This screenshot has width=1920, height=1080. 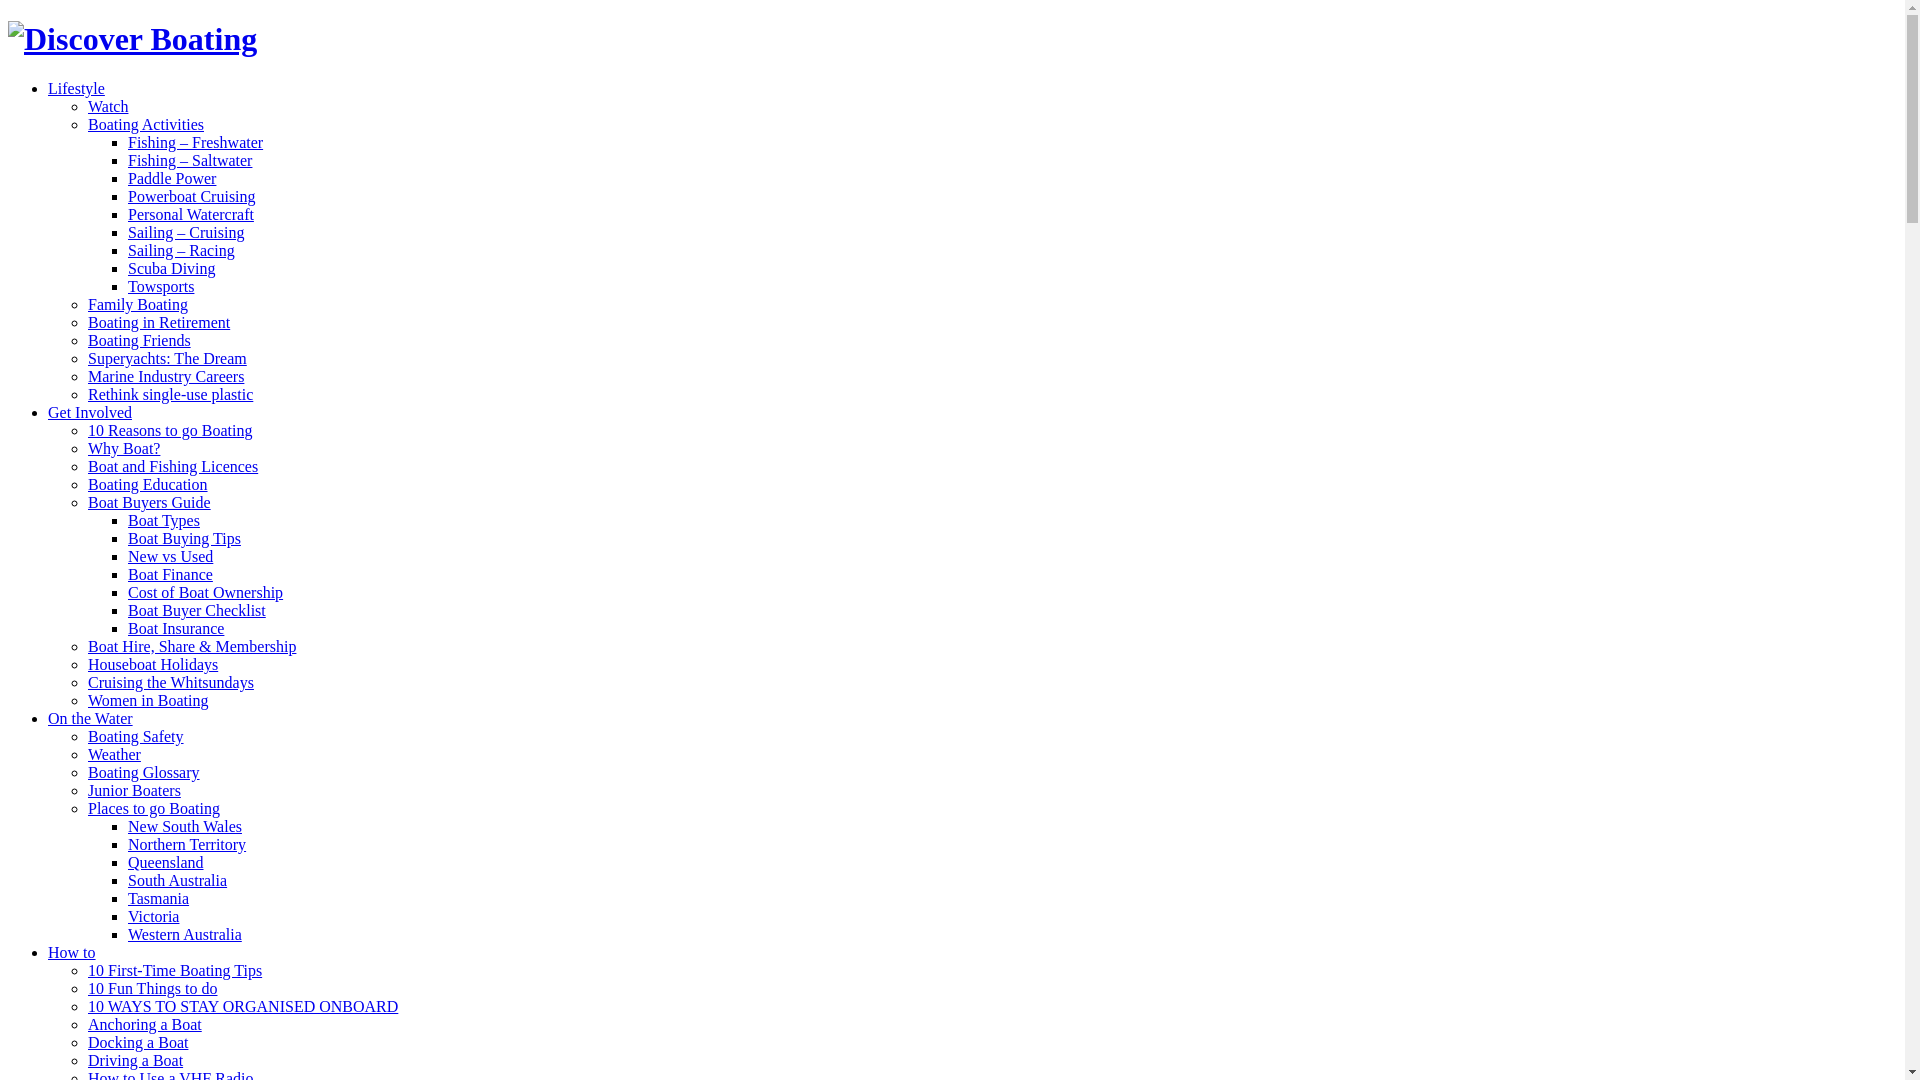 What do you see at coordinates (127, 286) in the screenshot?
I see `'Towsports'` at bounding box center [127, 286].